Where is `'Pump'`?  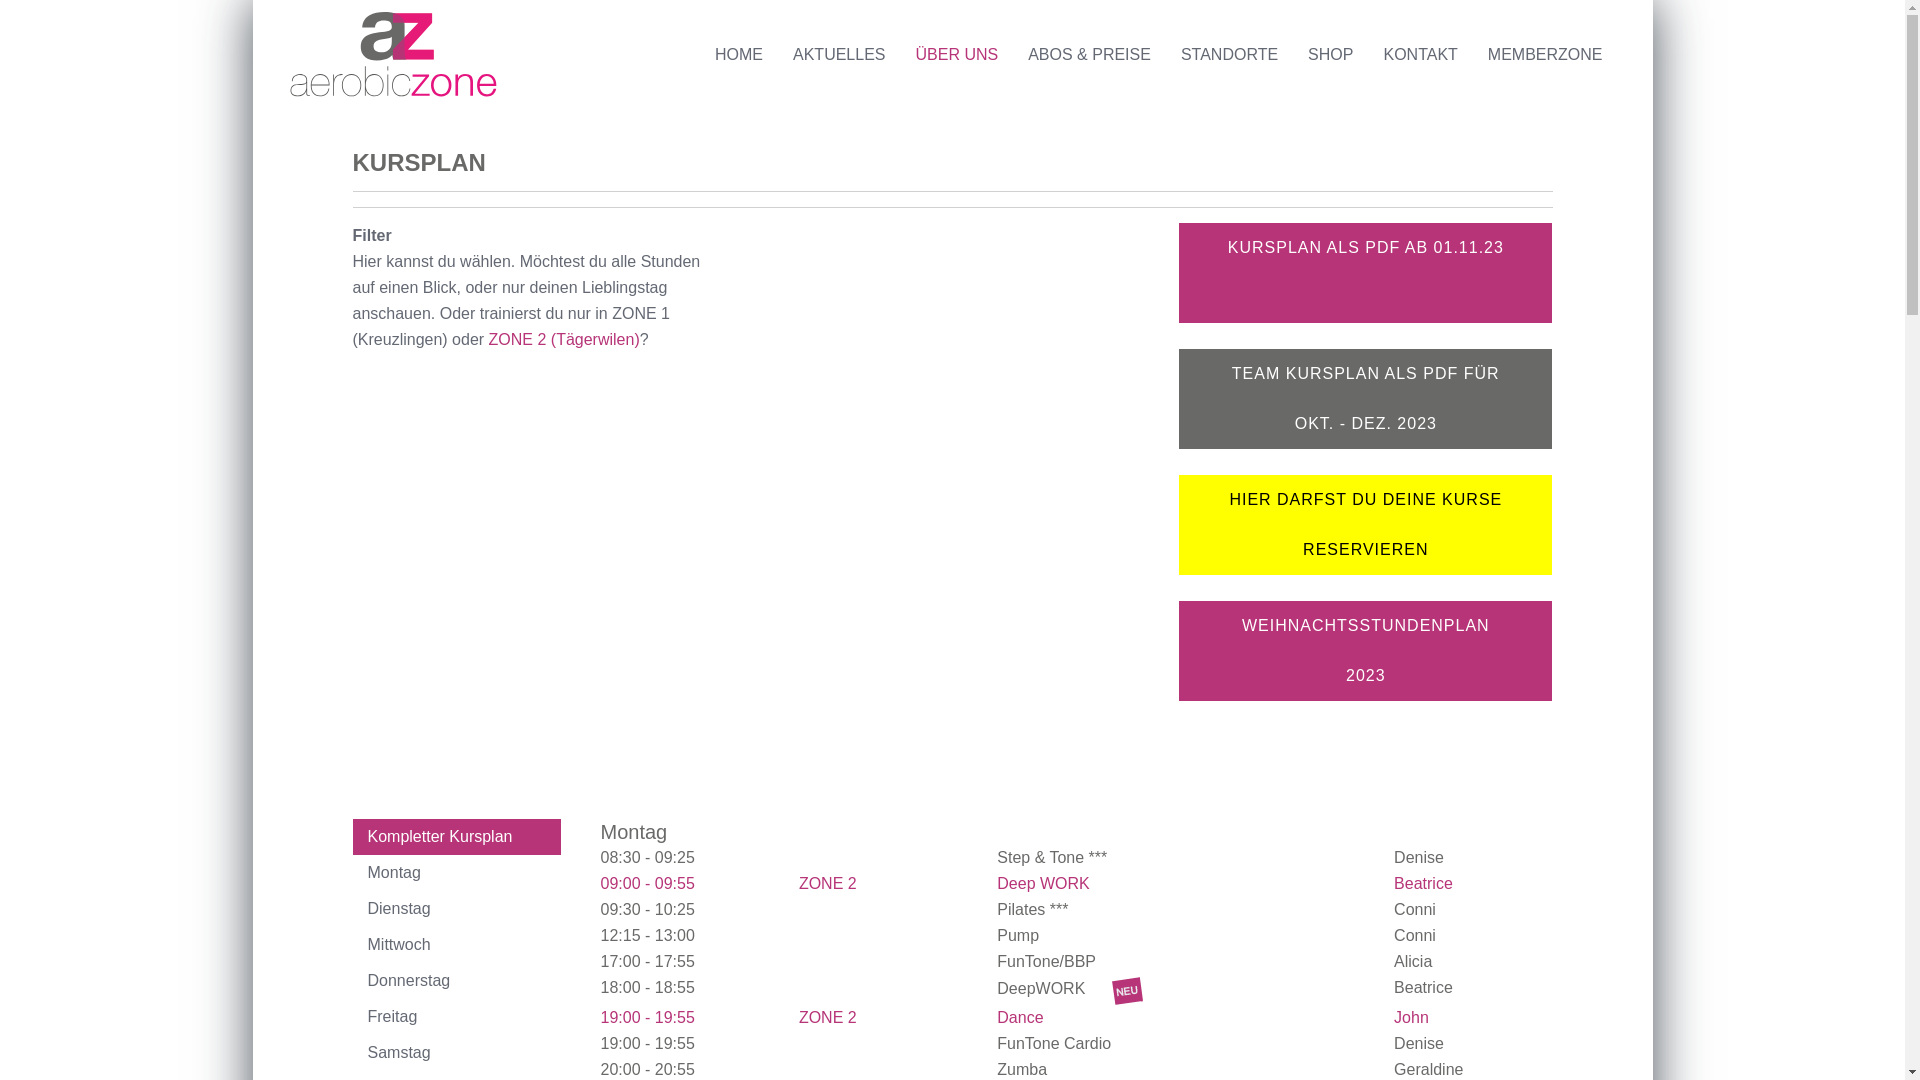 'Pump' is located at coordinates (1019, 935).